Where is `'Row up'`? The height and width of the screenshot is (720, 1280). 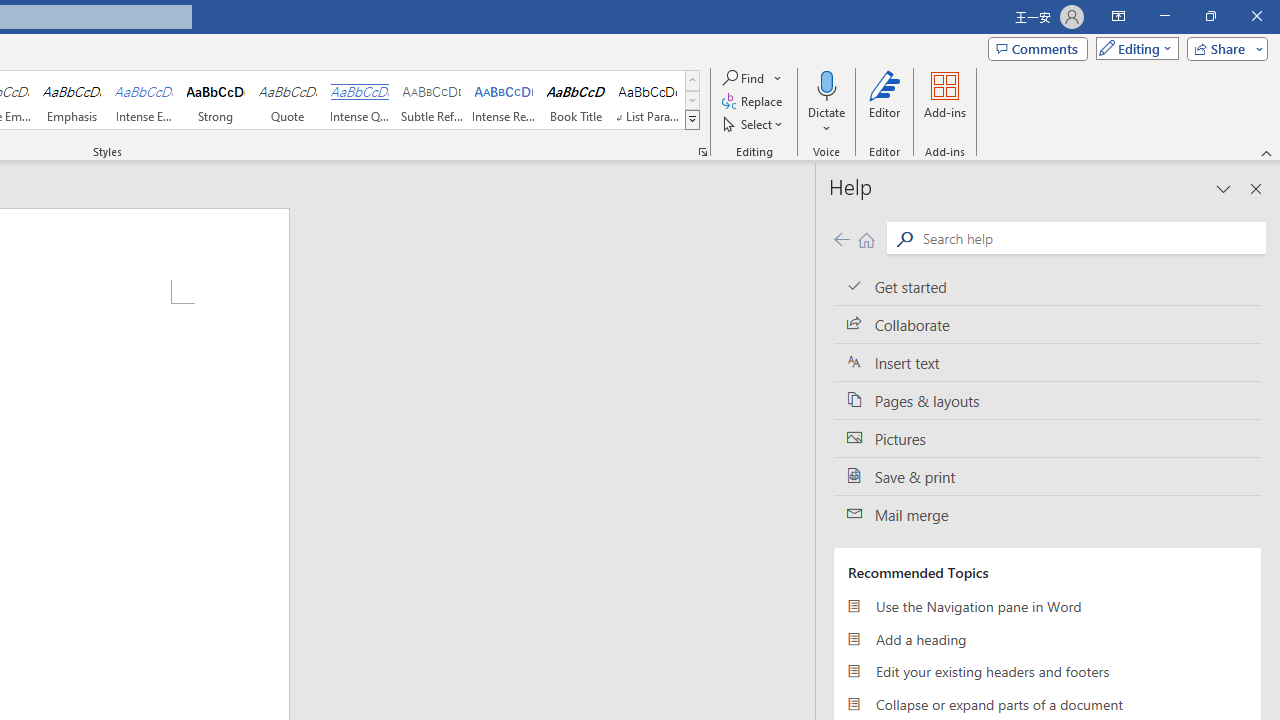 'Row up' is located at coordinates (692, 79).